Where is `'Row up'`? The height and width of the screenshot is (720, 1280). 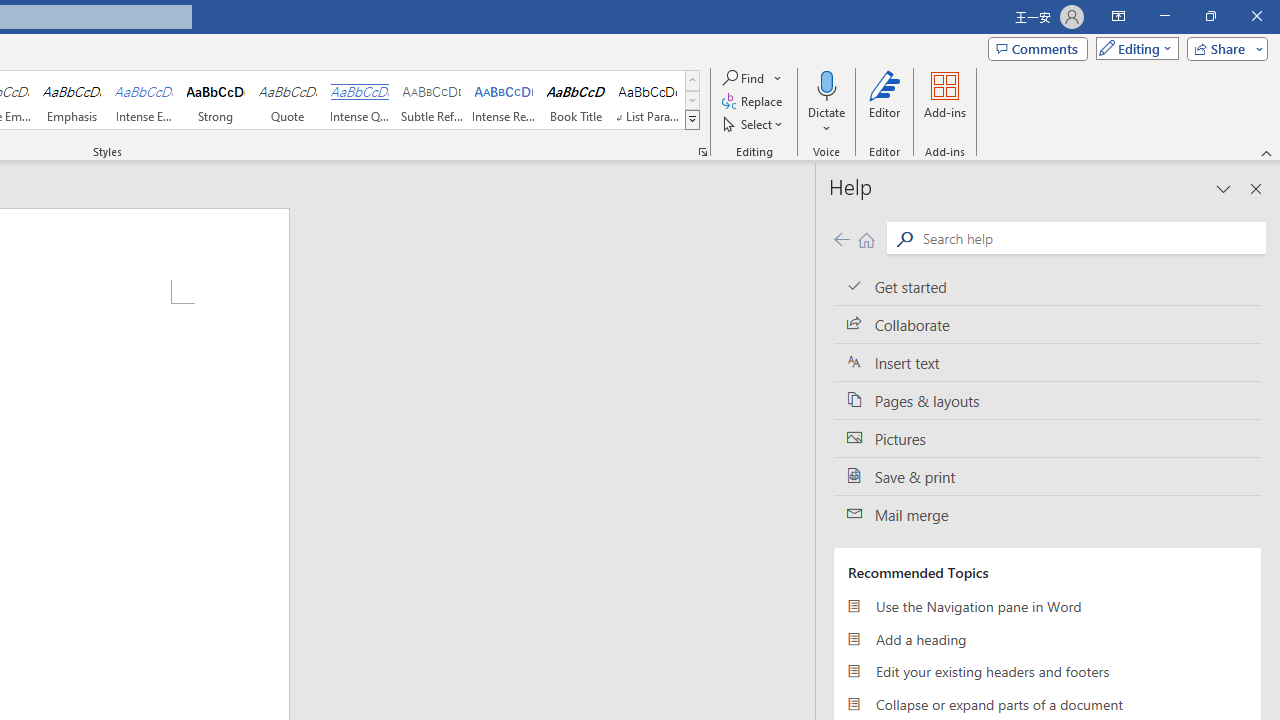 'Row up' is located at coordinates (692, 79).